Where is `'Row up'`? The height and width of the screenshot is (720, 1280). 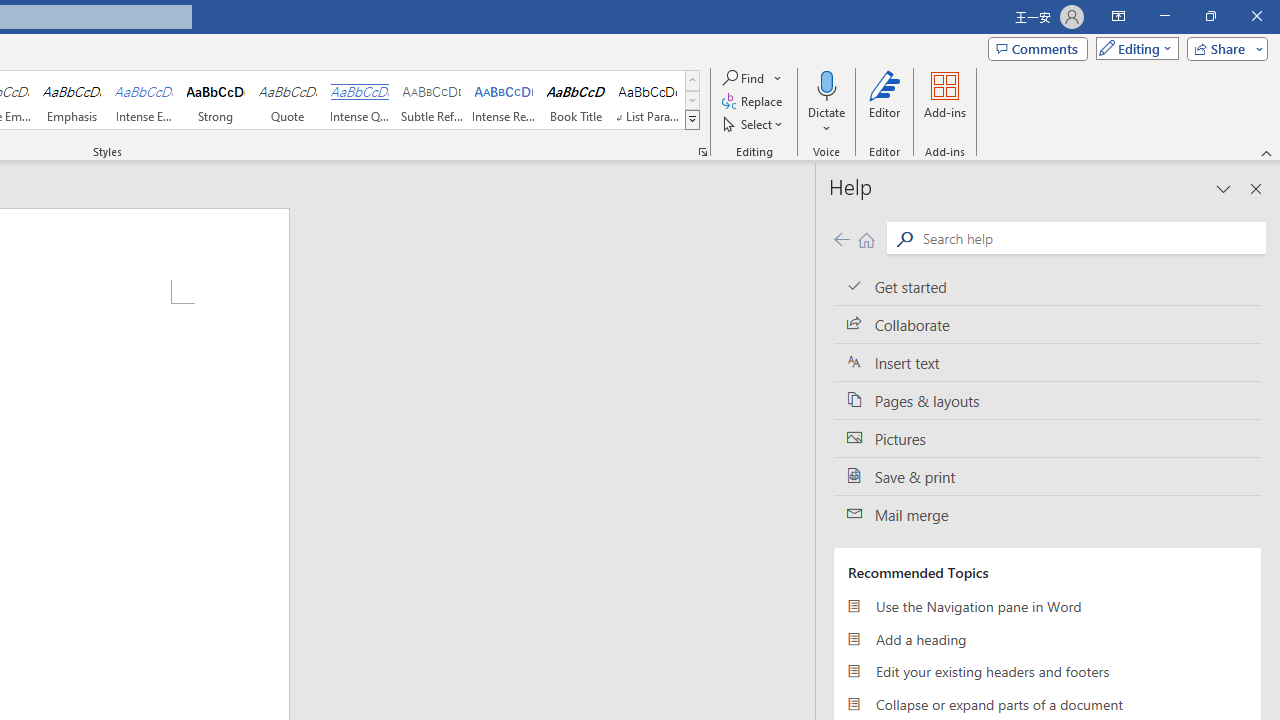 'Row up' is located at coordinates (692, 79).